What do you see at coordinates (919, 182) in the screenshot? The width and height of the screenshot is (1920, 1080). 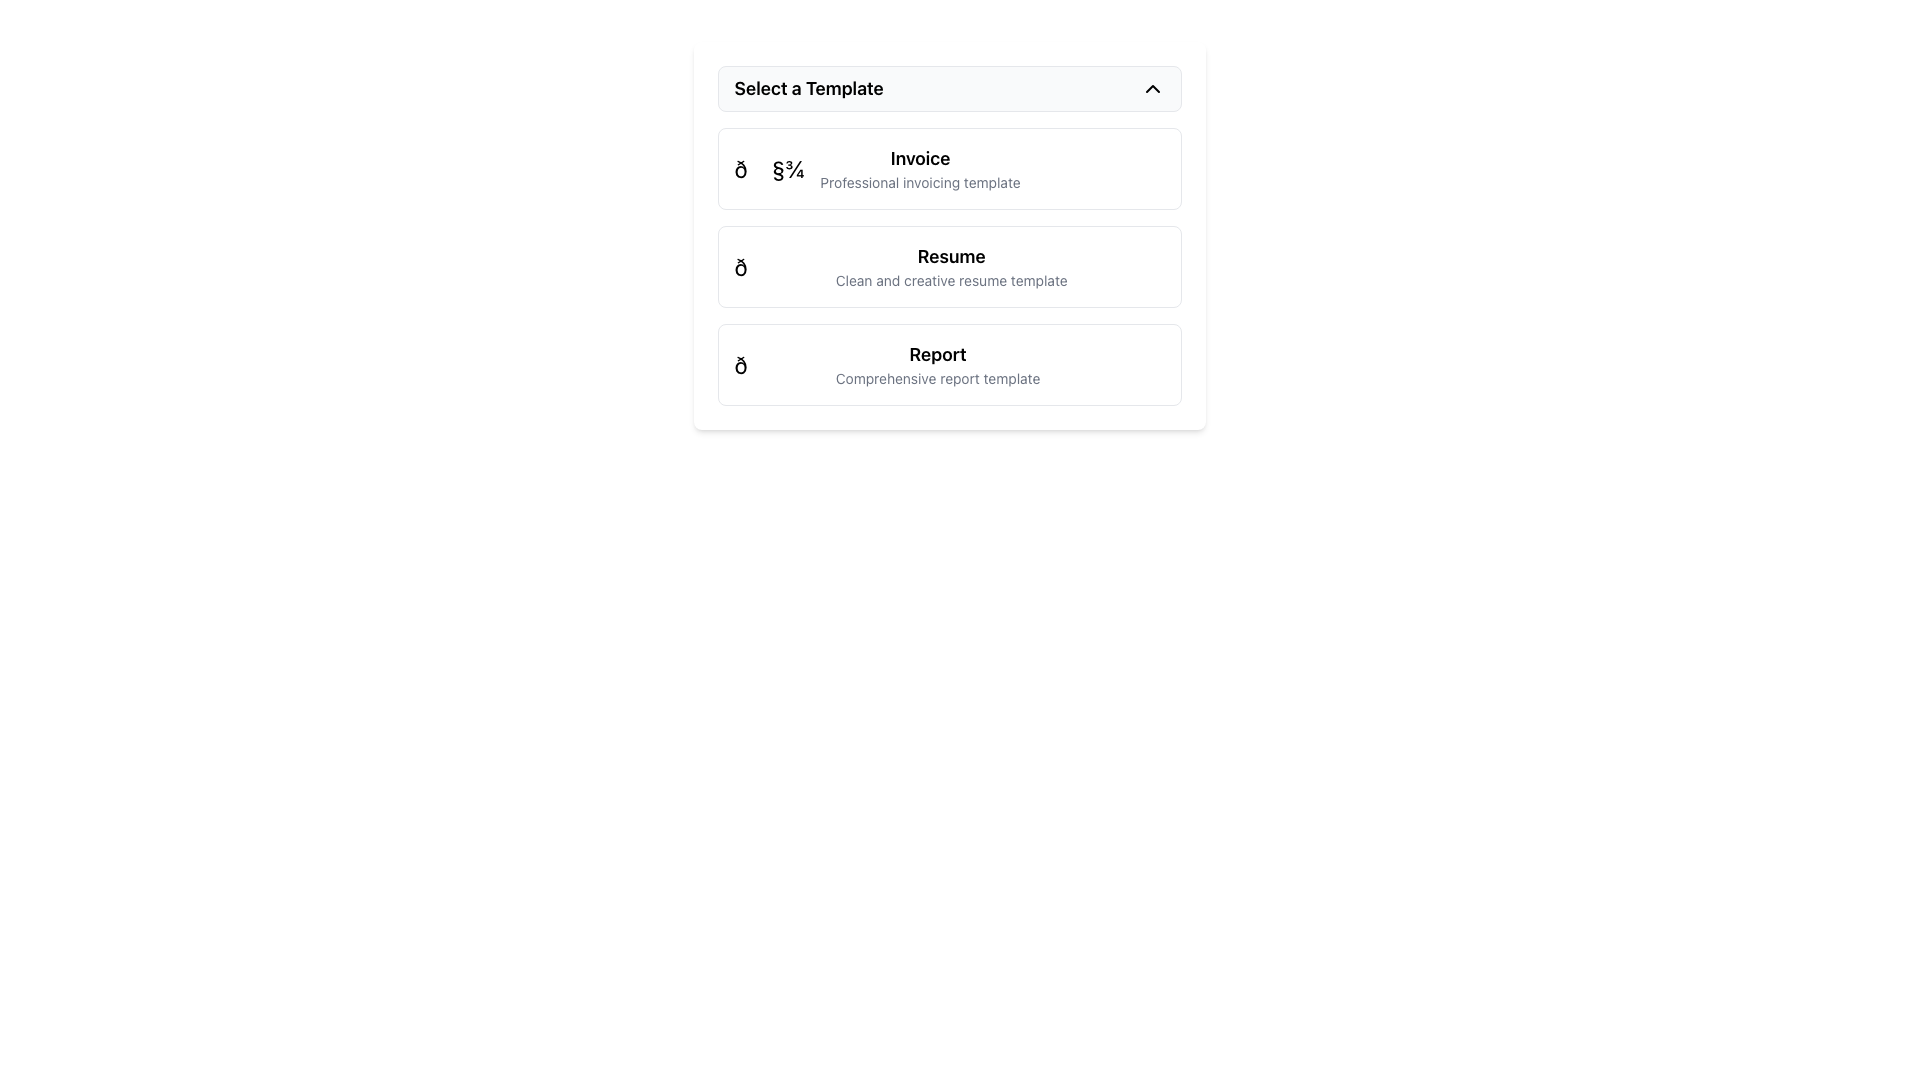 I see `descriptive text label located below the 'Invoice' option in the template selection list, which provides additional information about the 'Invoice' selection` at bounding box center [919, 182].